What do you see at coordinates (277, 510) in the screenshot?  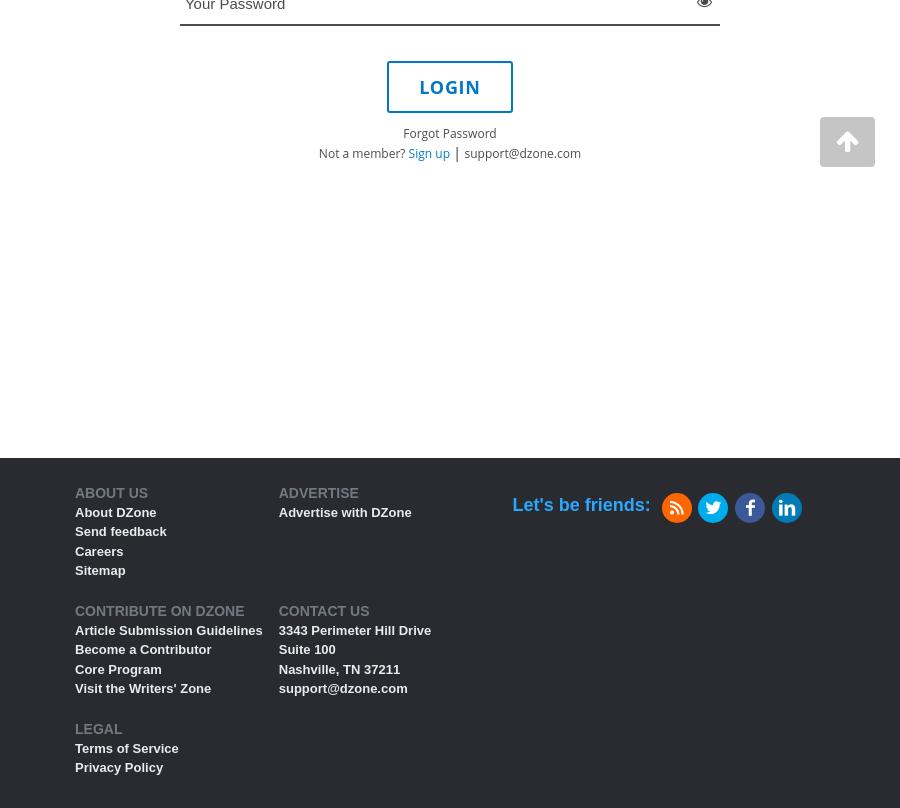 I see `'Advertise with DZone'` at bounding box center [277, 510].